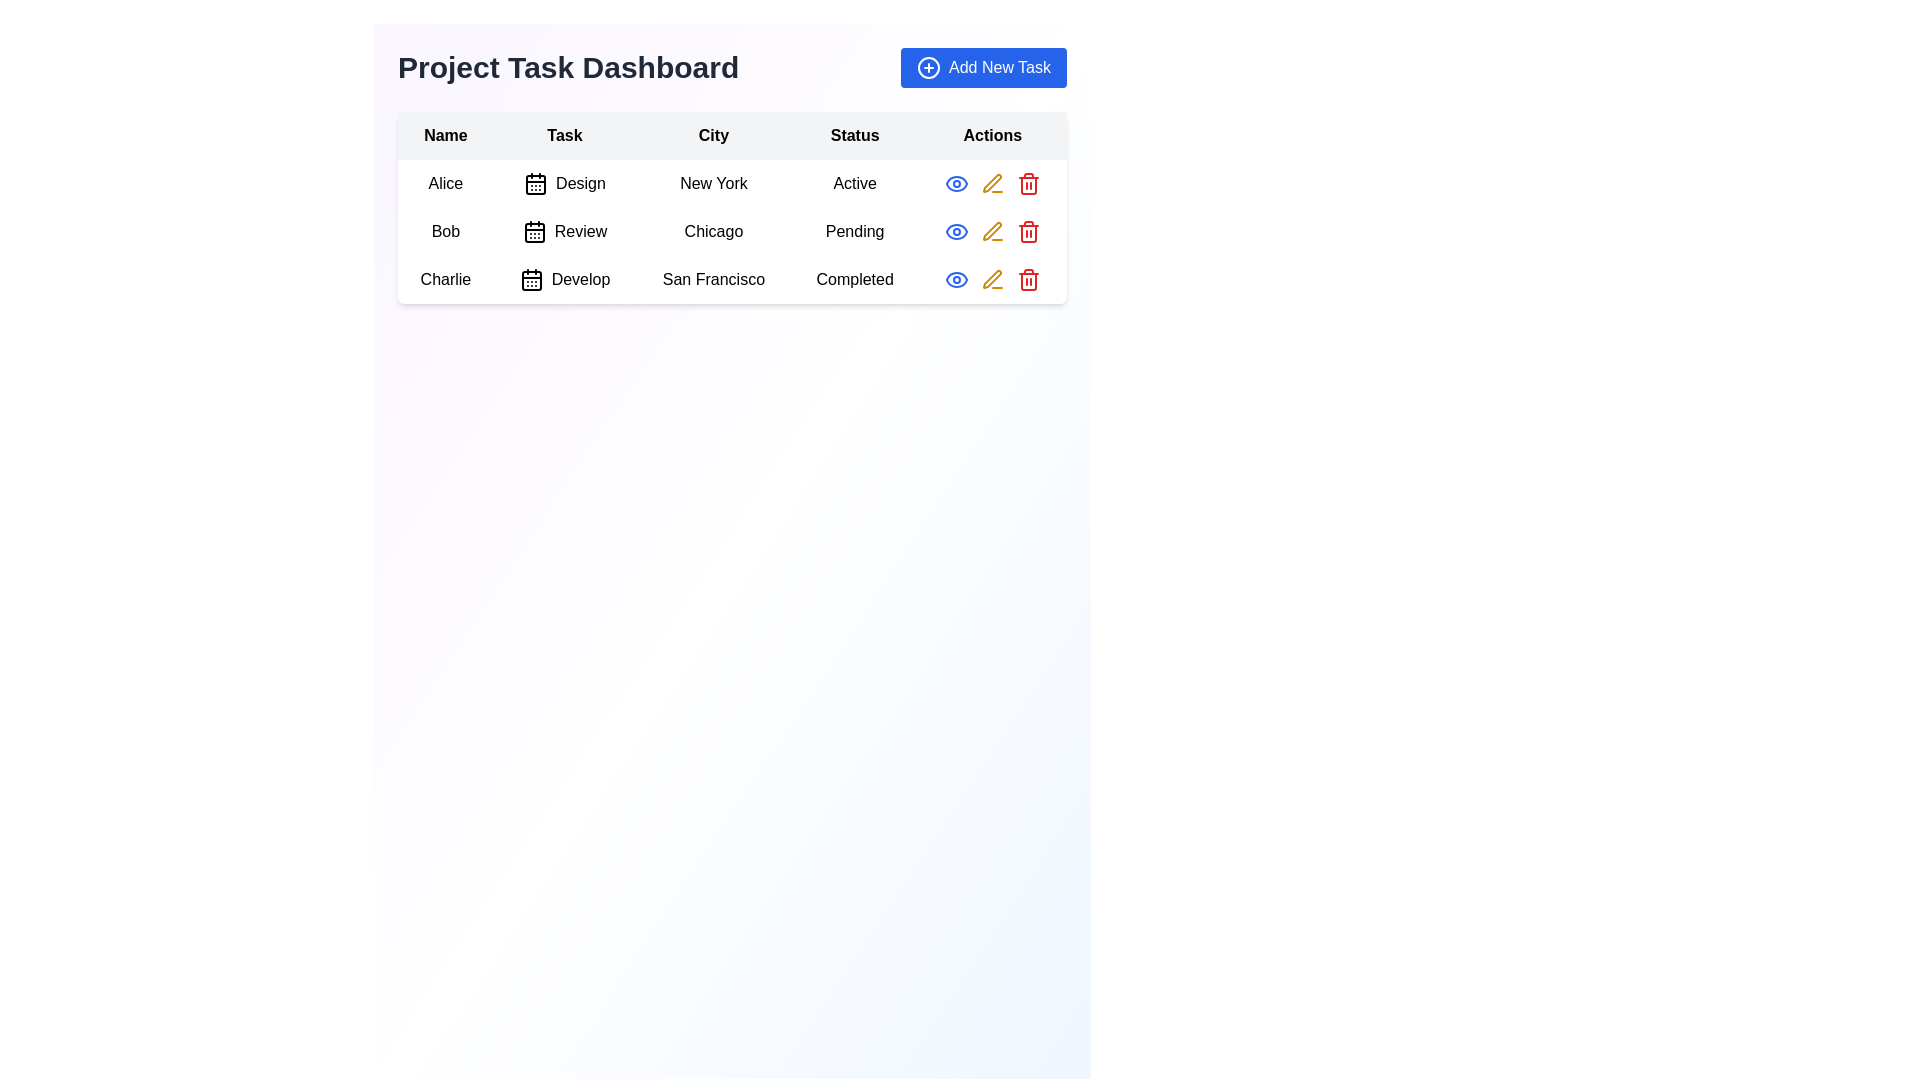 The height and width of the screenshot is (1080, 1920). What do you see at coordinates (855, 280) in the screenshot?
I see `the text label displaying 'Completed' in the 'Status' column of the table, located in the last row corresponding to 'Charlie', 'Develop', and 'San Francisco'` at bounding box center [855, 280].